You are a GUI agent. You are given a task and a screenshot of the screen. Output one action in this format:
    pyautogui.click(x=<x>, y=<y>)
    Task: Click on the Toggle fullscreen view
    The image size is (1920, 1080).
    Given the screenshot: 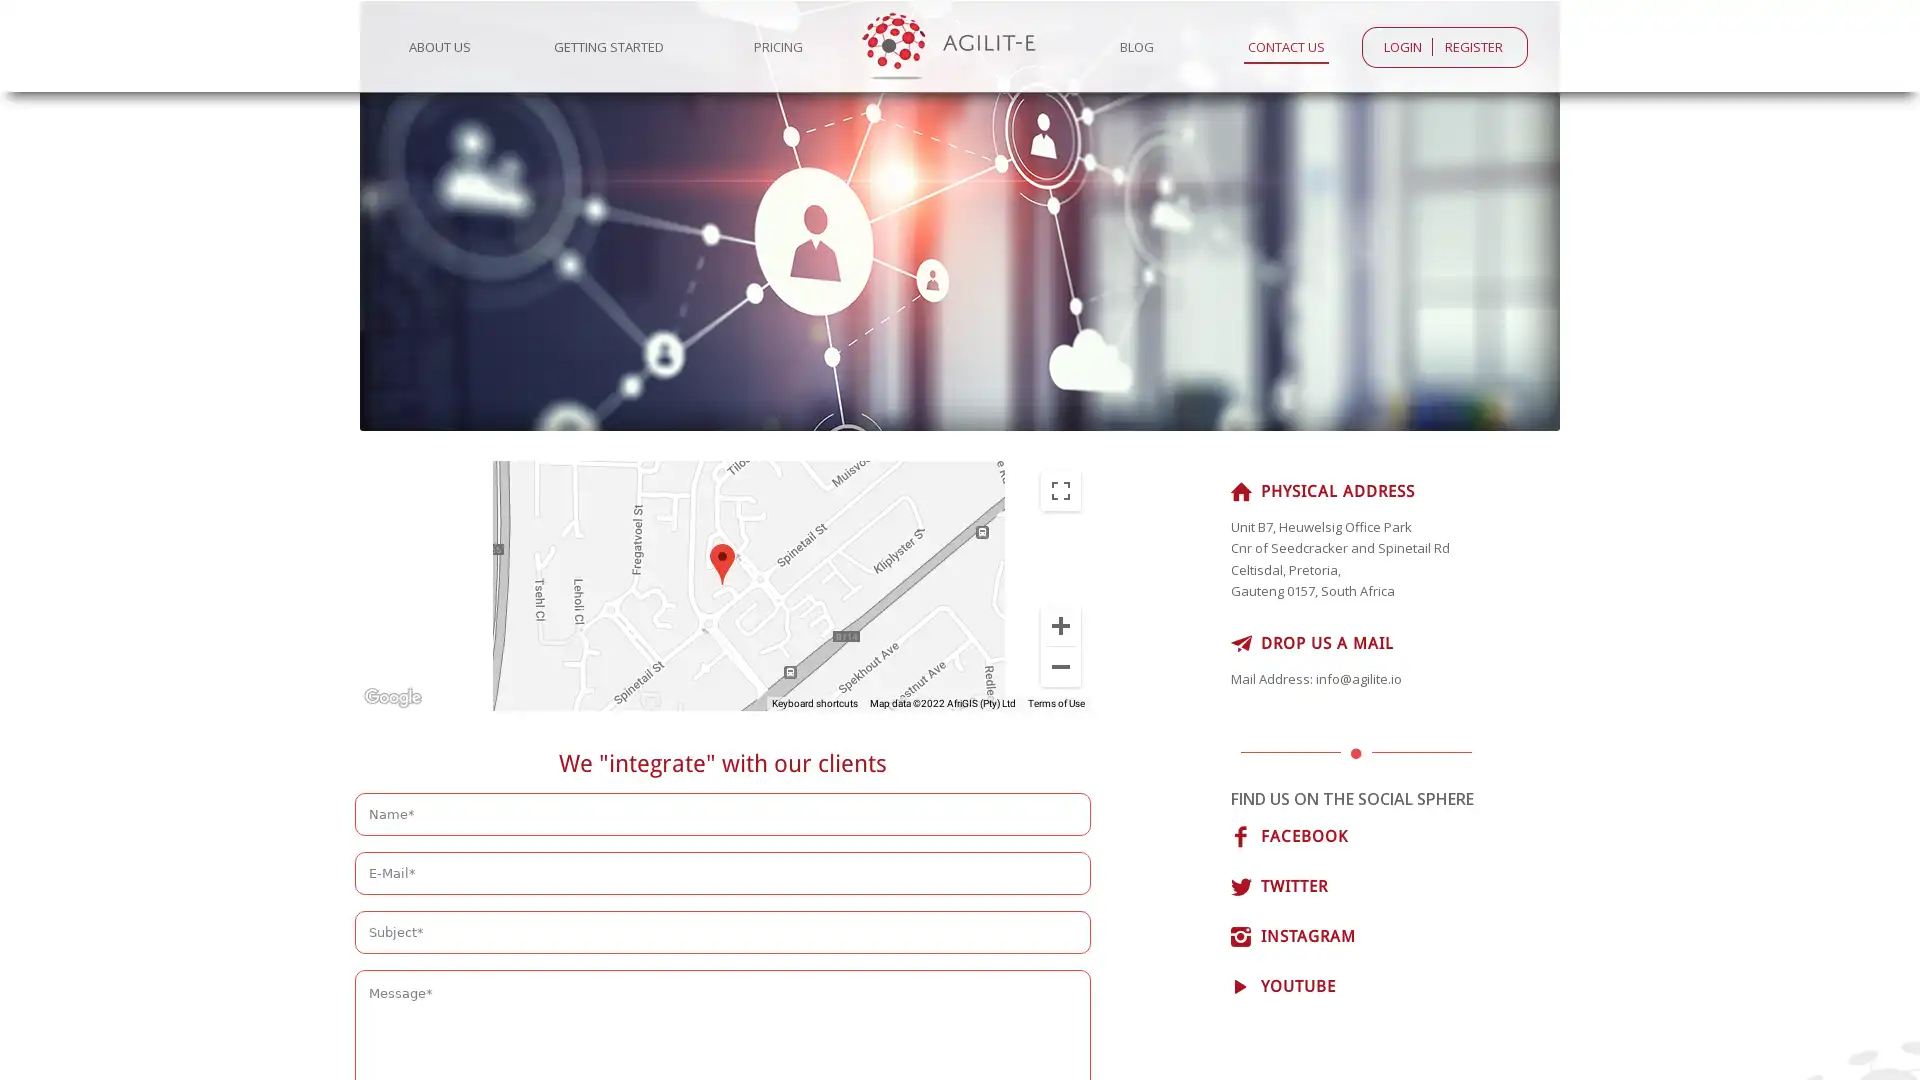 What is the action you would take?
    pyautogui.click(x=1059, y=490)
    